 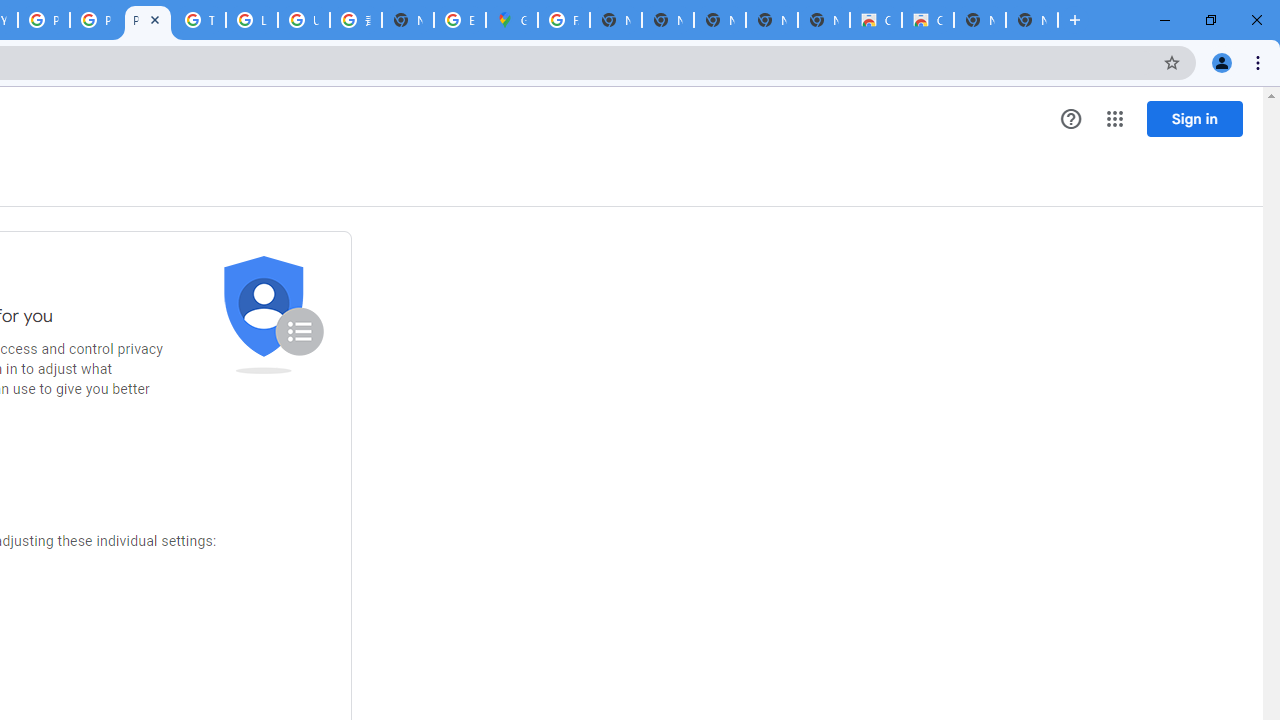 I want to click on 'Privacy Checkup', so click(x=95, y=20).